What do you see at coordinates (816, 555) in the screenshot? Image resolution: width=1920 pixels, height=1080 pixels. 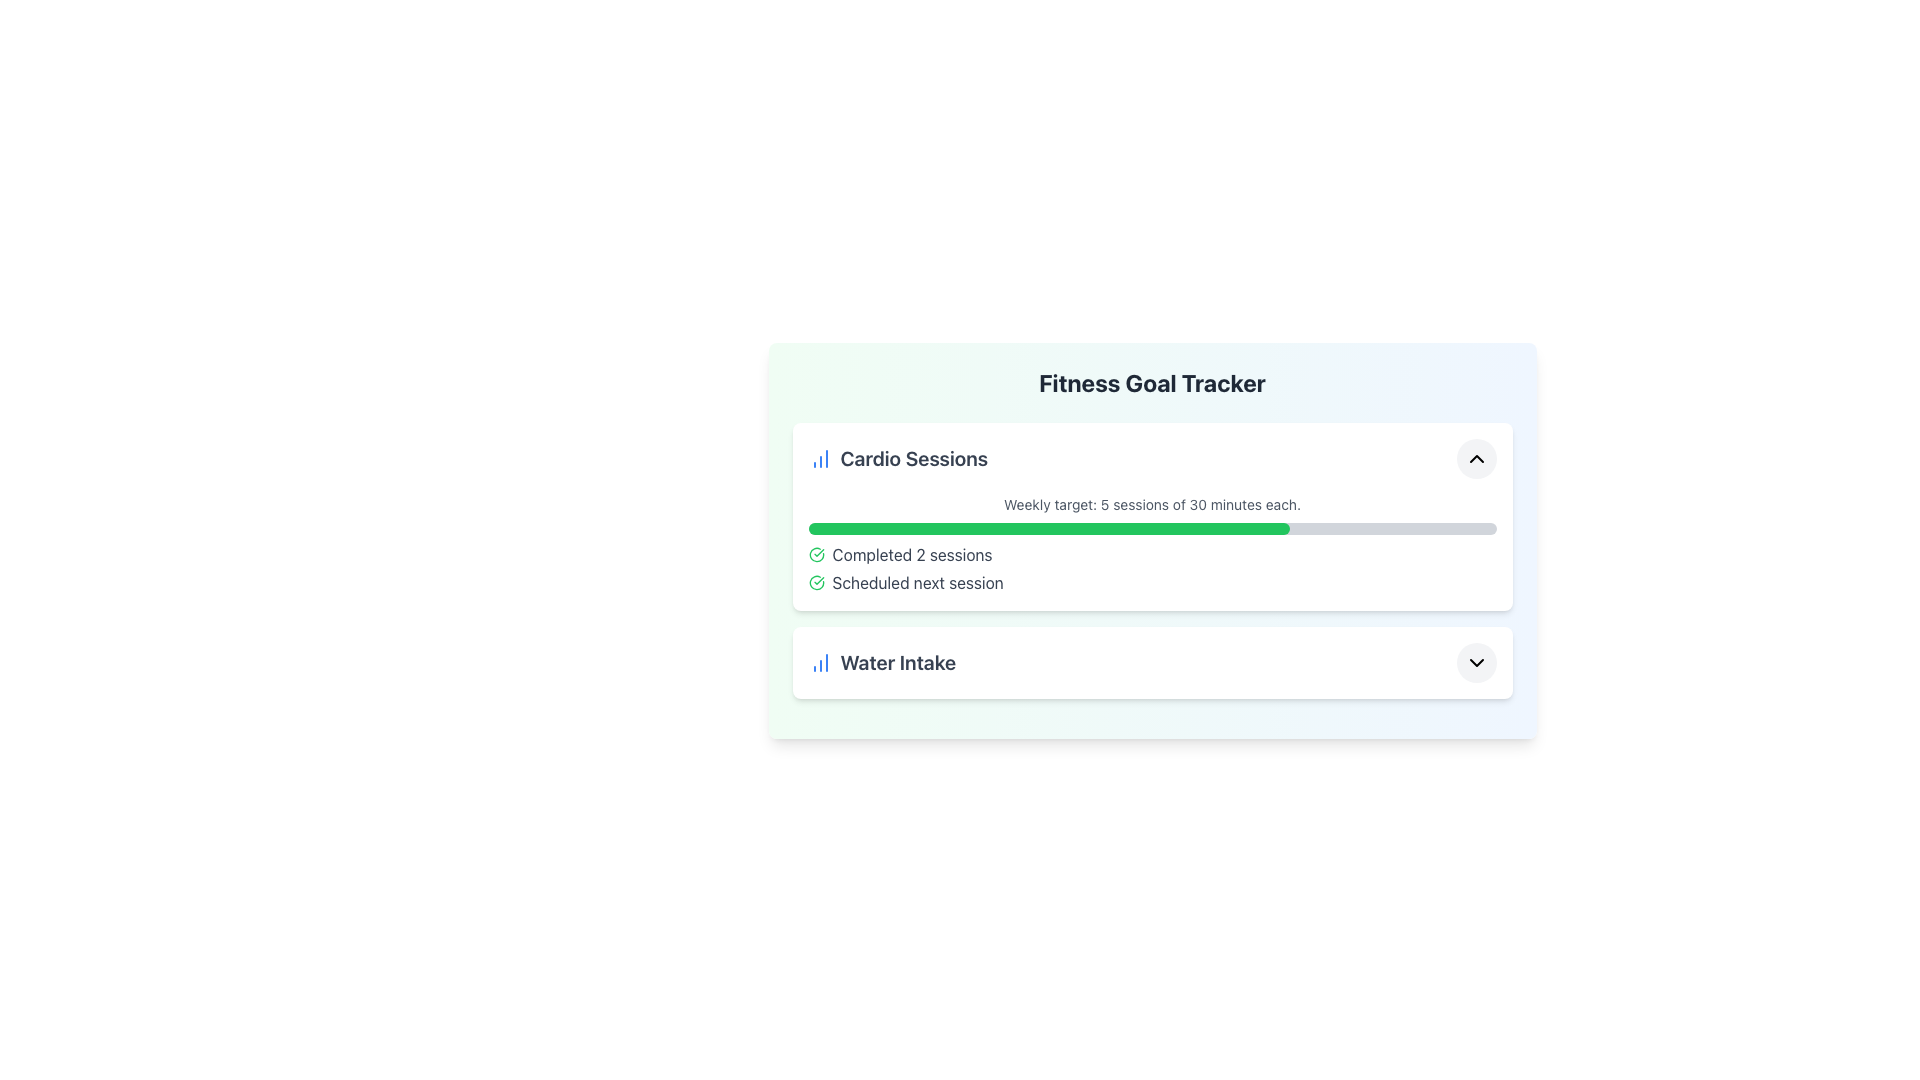 I see `the success indicator icon that precedes the text 'Completed 2 sessions'` at bounding box center [816, 555].